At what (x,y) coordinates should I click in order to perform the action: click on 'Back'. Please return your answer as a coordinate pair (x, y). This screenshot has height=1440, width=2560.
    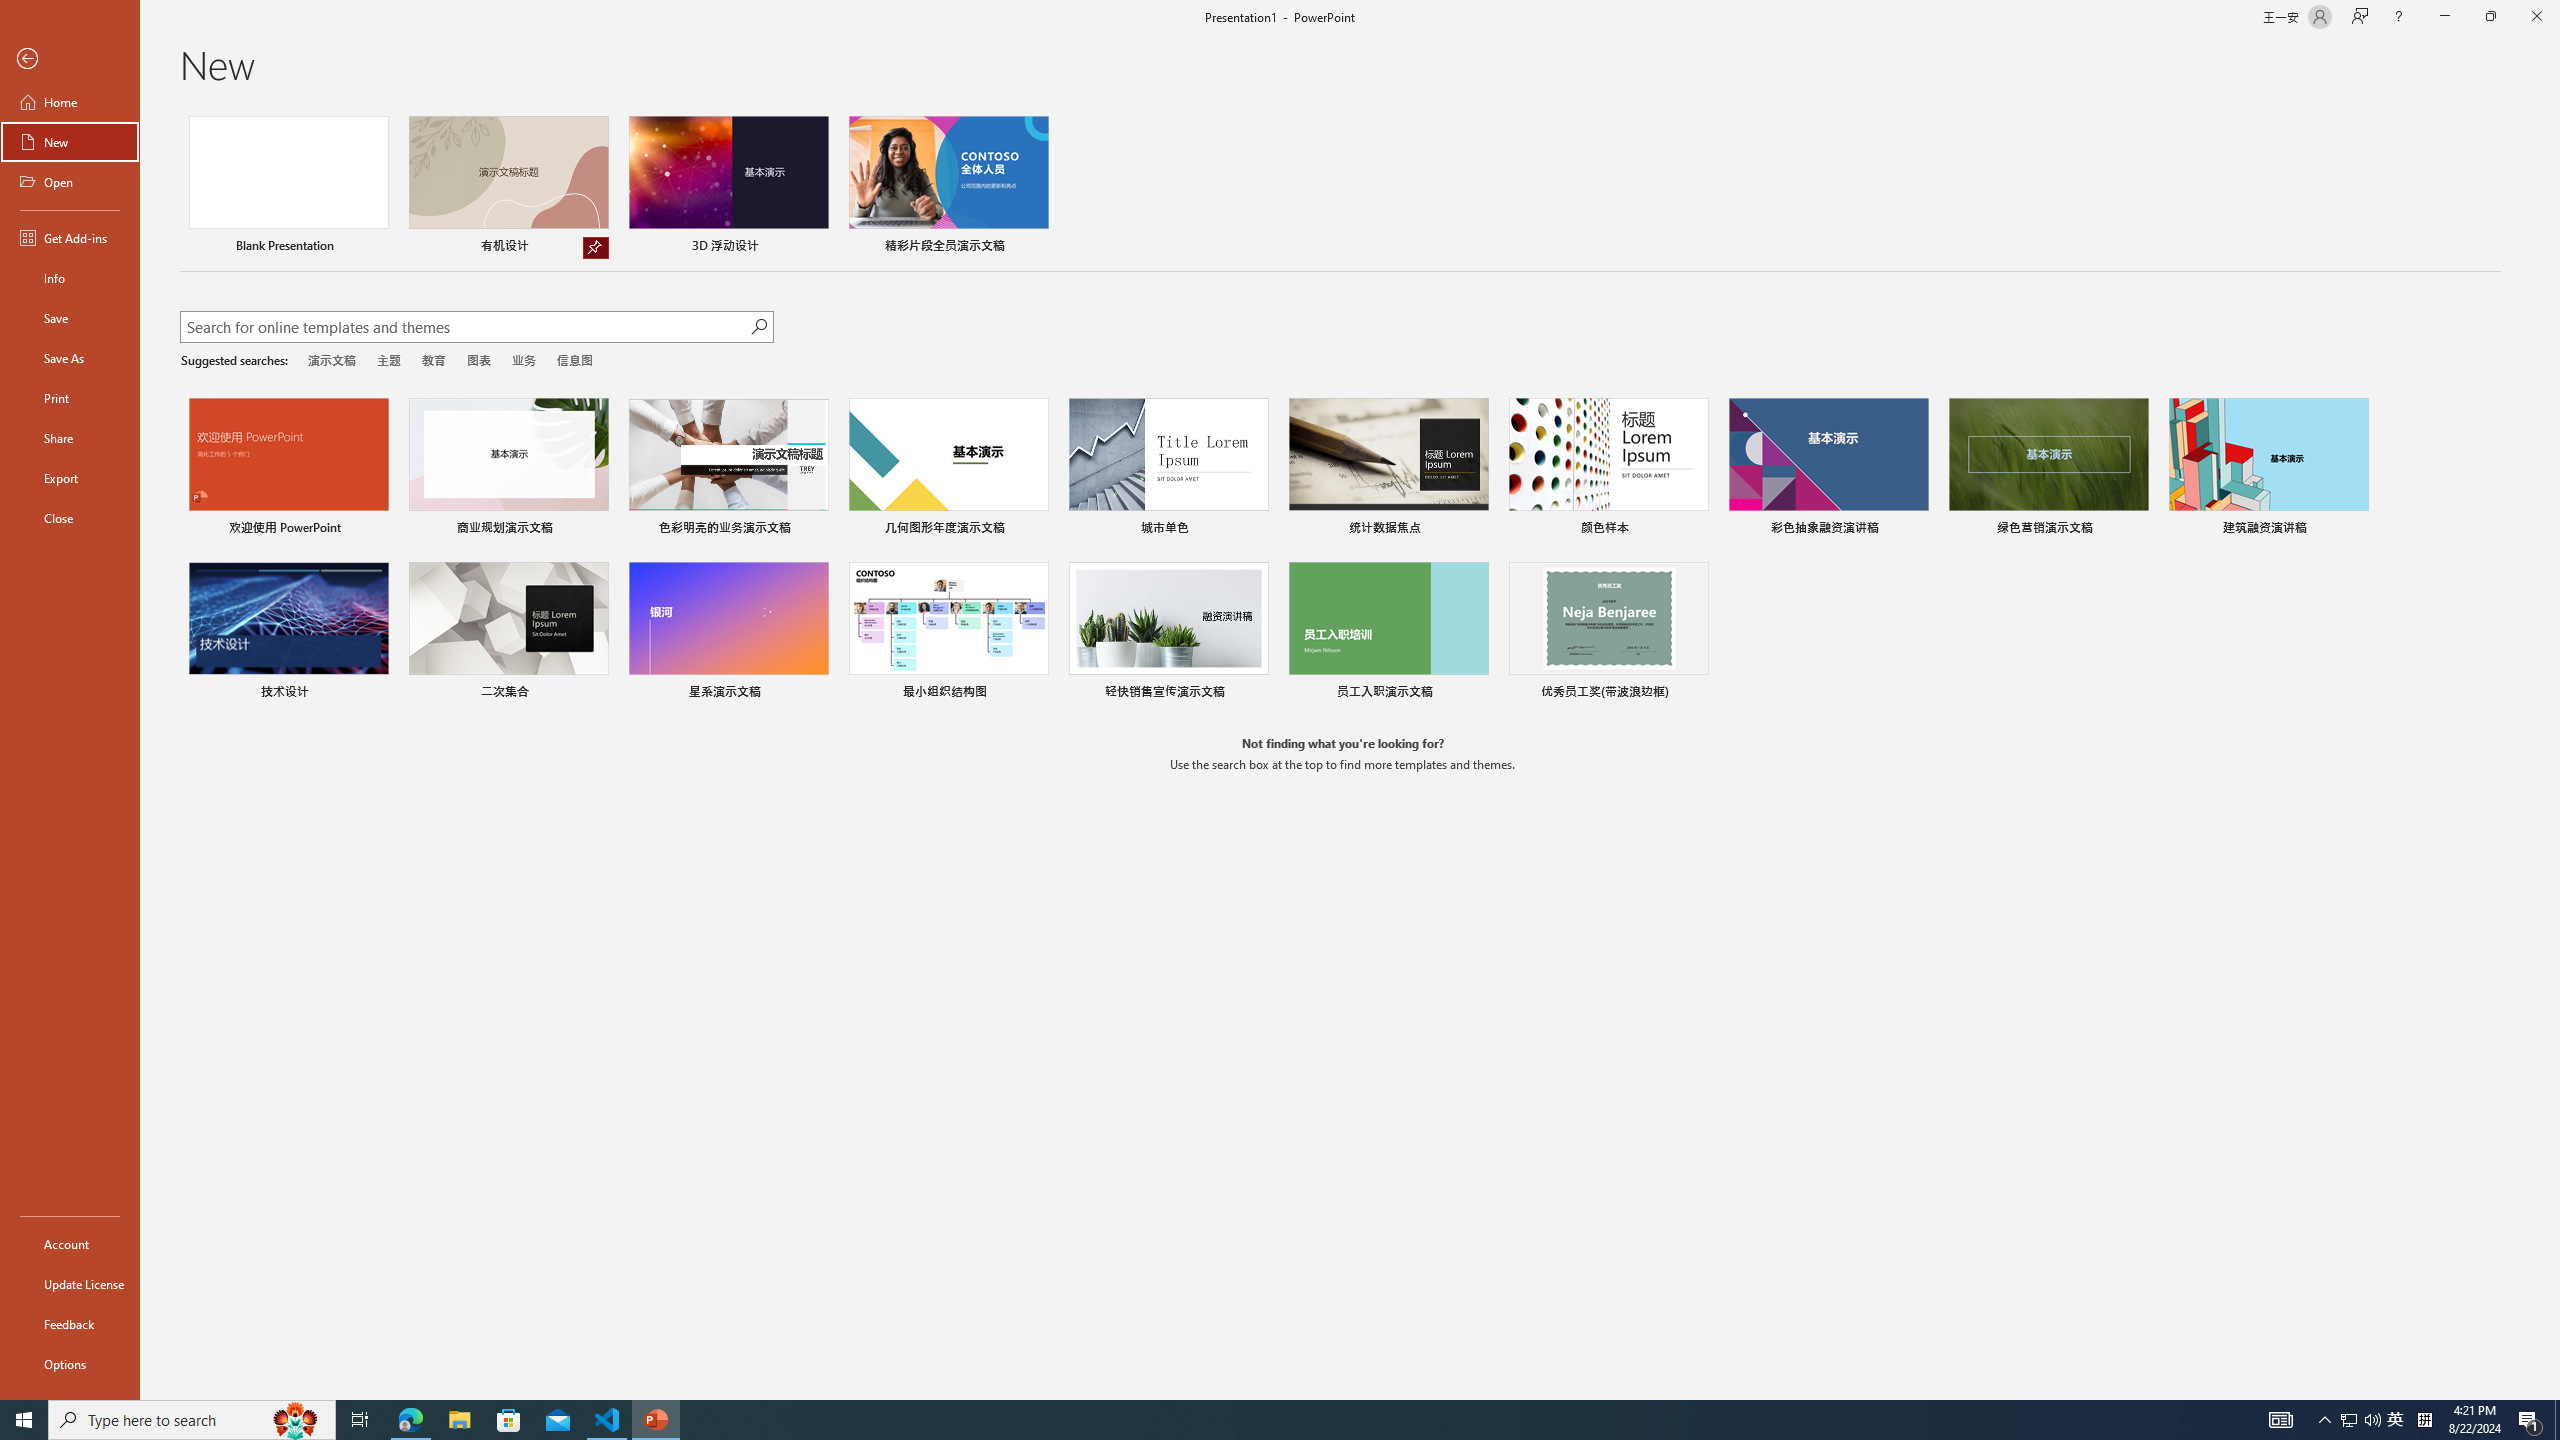
    Looking at the image, I should click on (69, 58).